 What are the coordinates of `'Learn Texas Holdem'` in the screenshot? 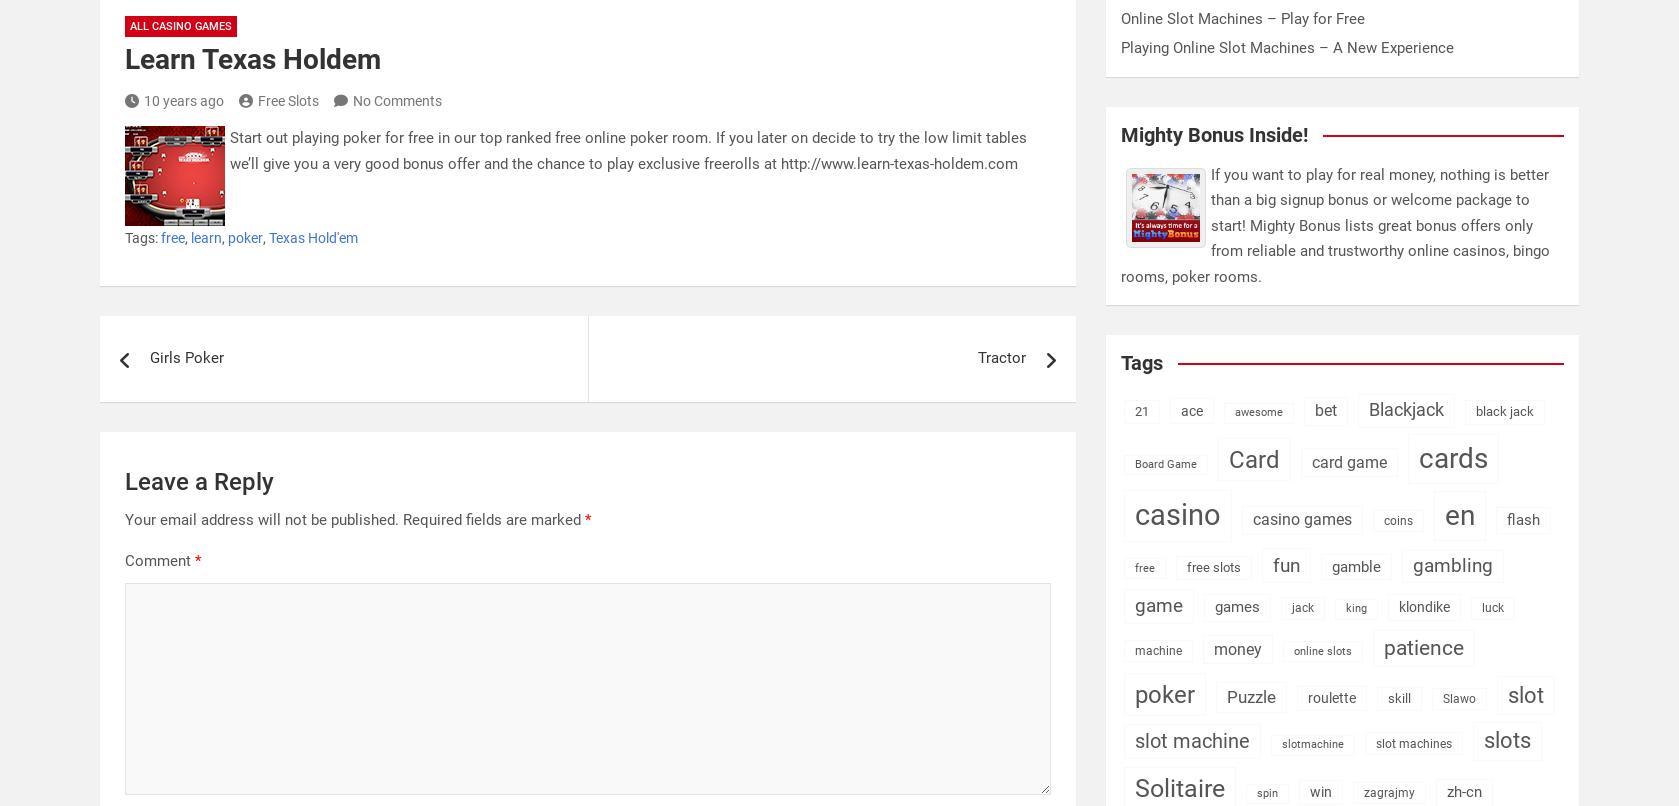 It's located at (252, 59).